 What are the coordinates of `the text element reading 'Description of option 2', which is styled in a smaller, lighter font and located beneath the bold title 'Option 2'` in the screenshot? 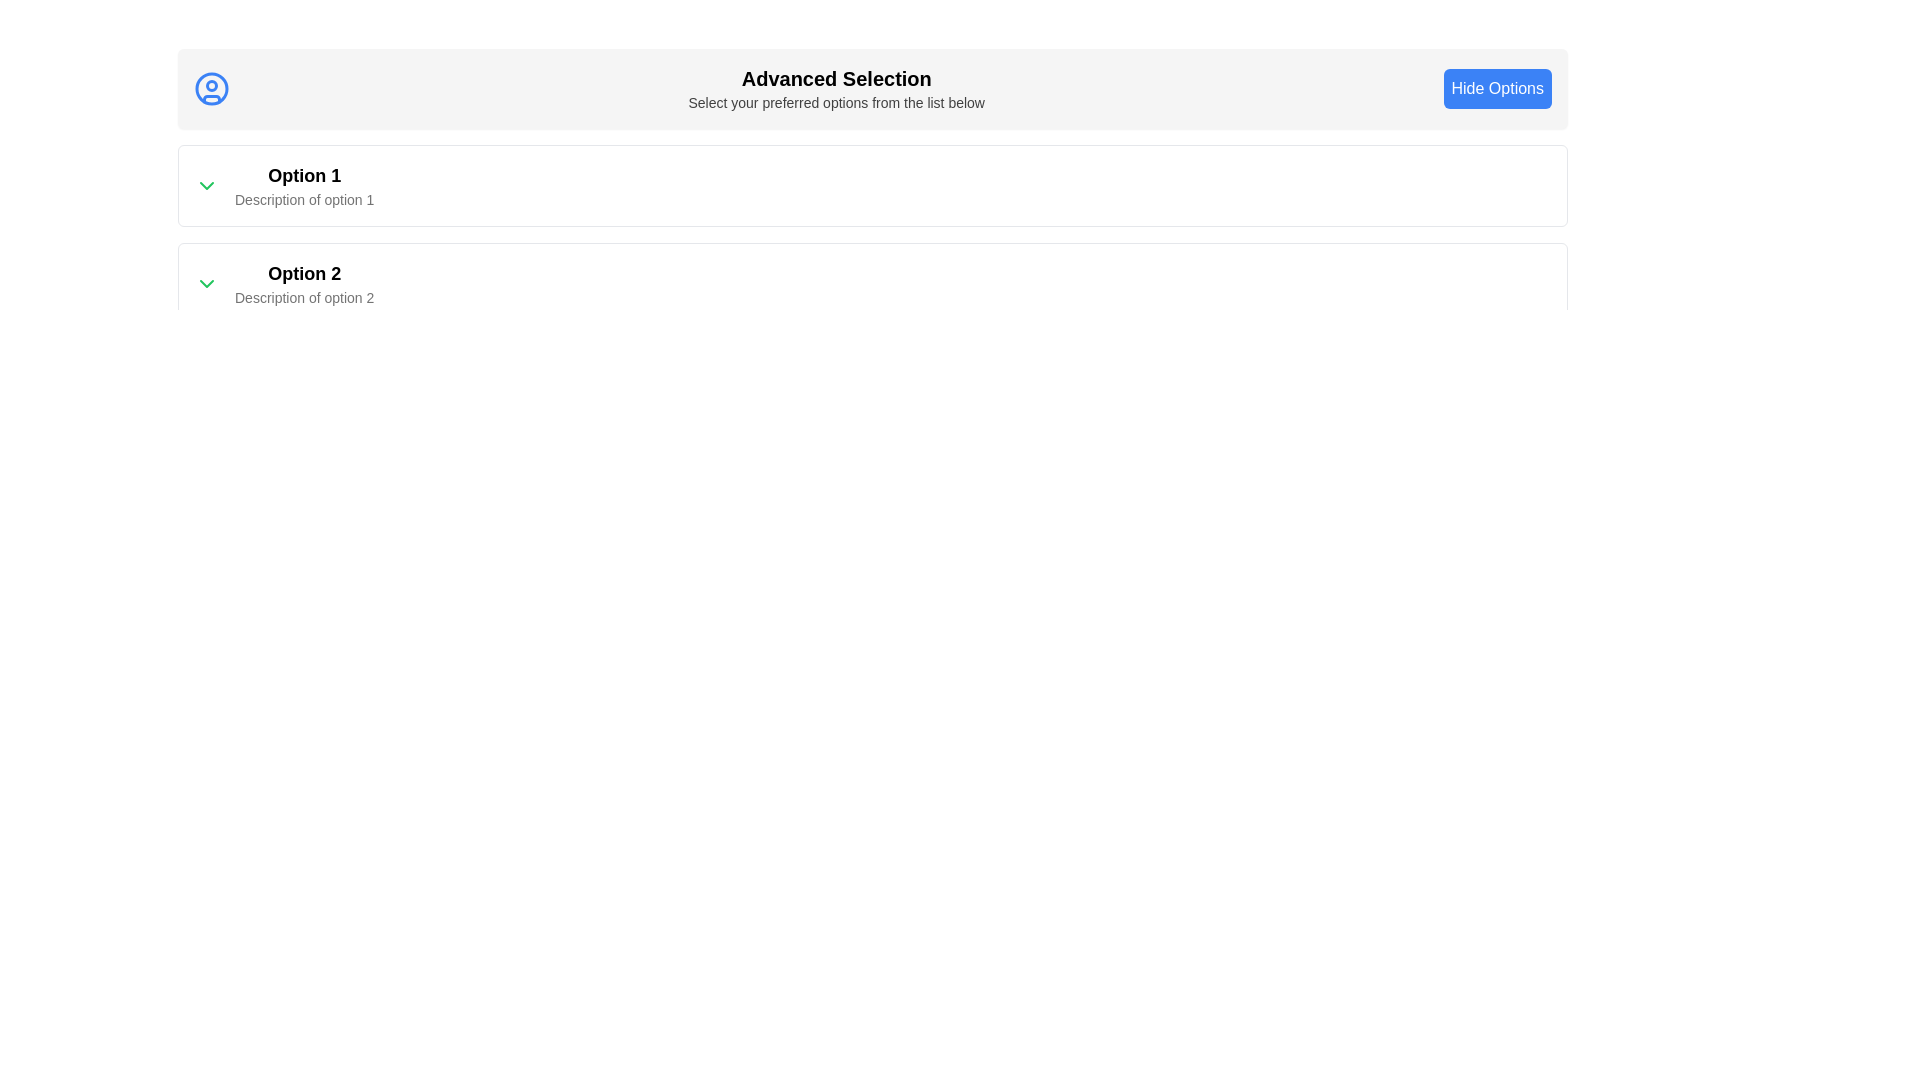 It's located at (303, 297).